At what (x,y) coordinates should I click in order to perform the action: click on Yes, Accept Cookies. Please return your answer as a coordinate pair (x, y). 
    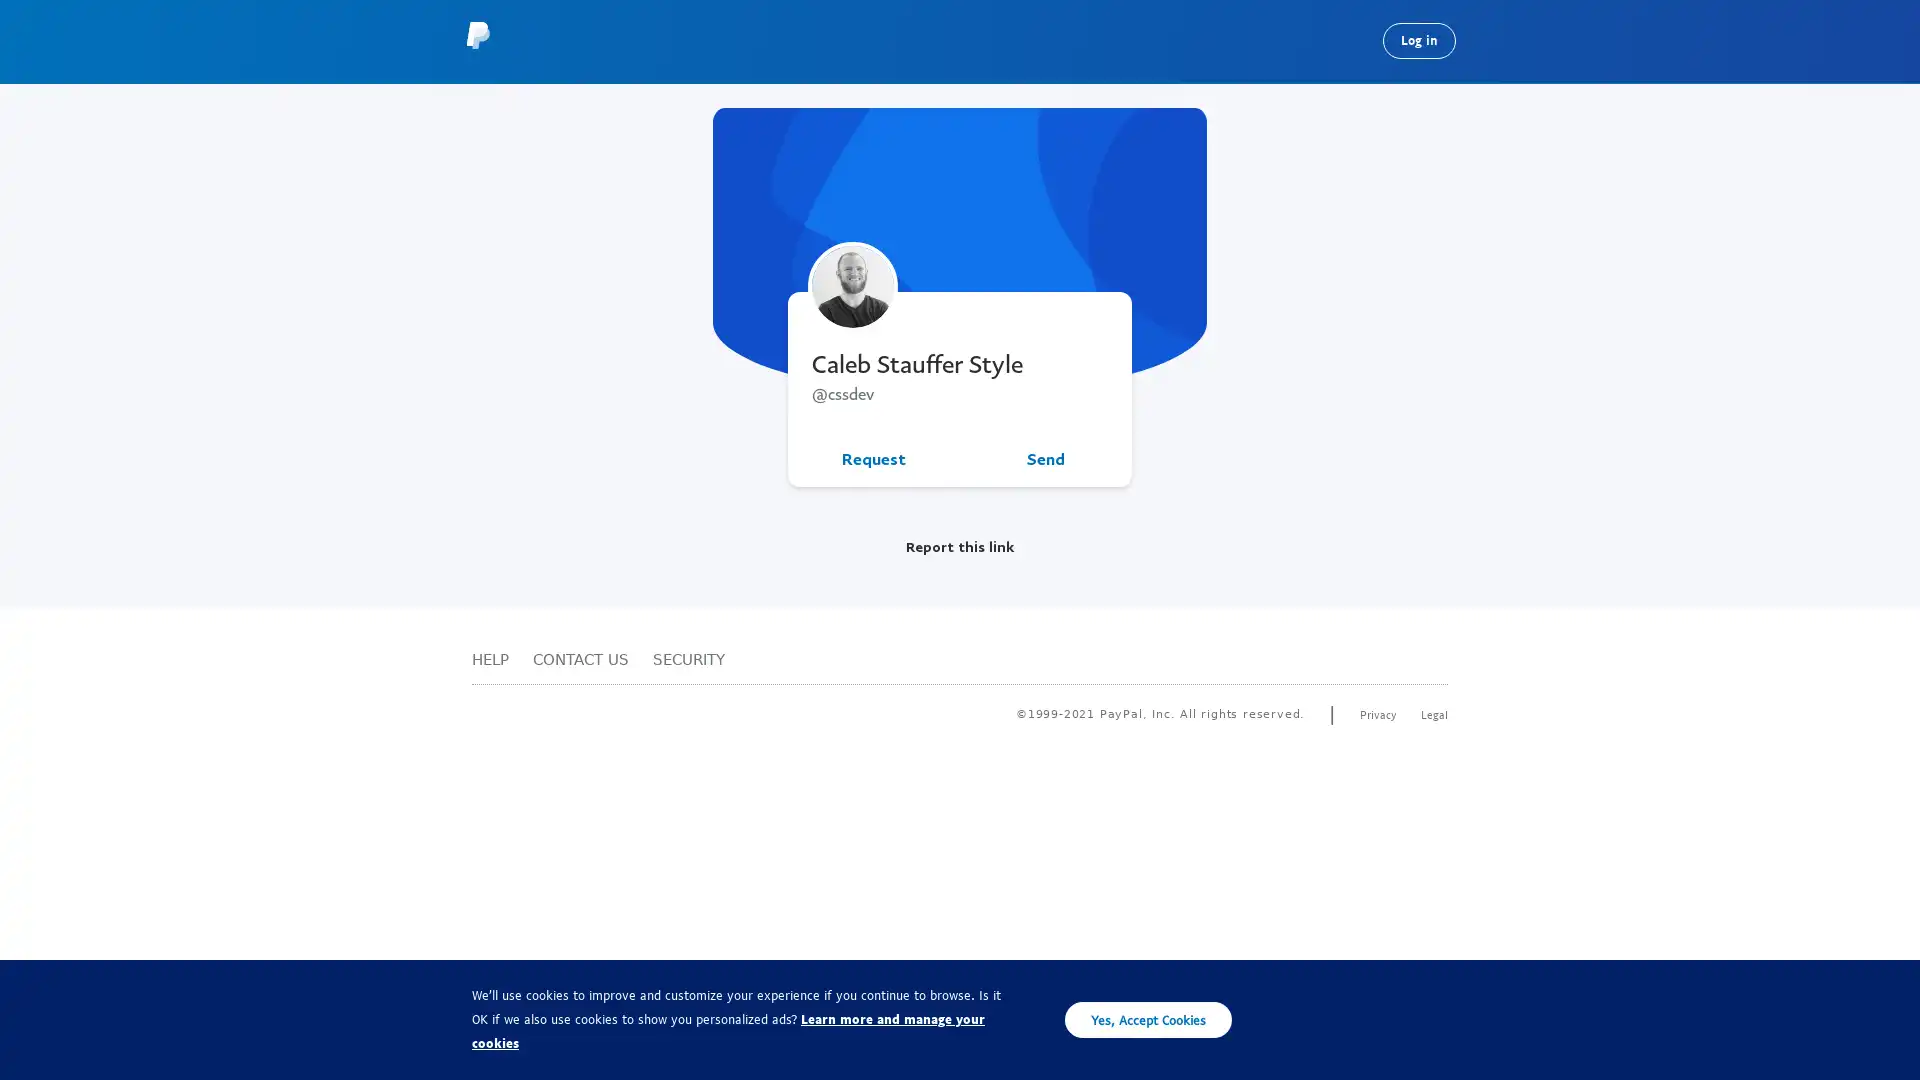
    Looking at the image, I should click on (1148, 1019).